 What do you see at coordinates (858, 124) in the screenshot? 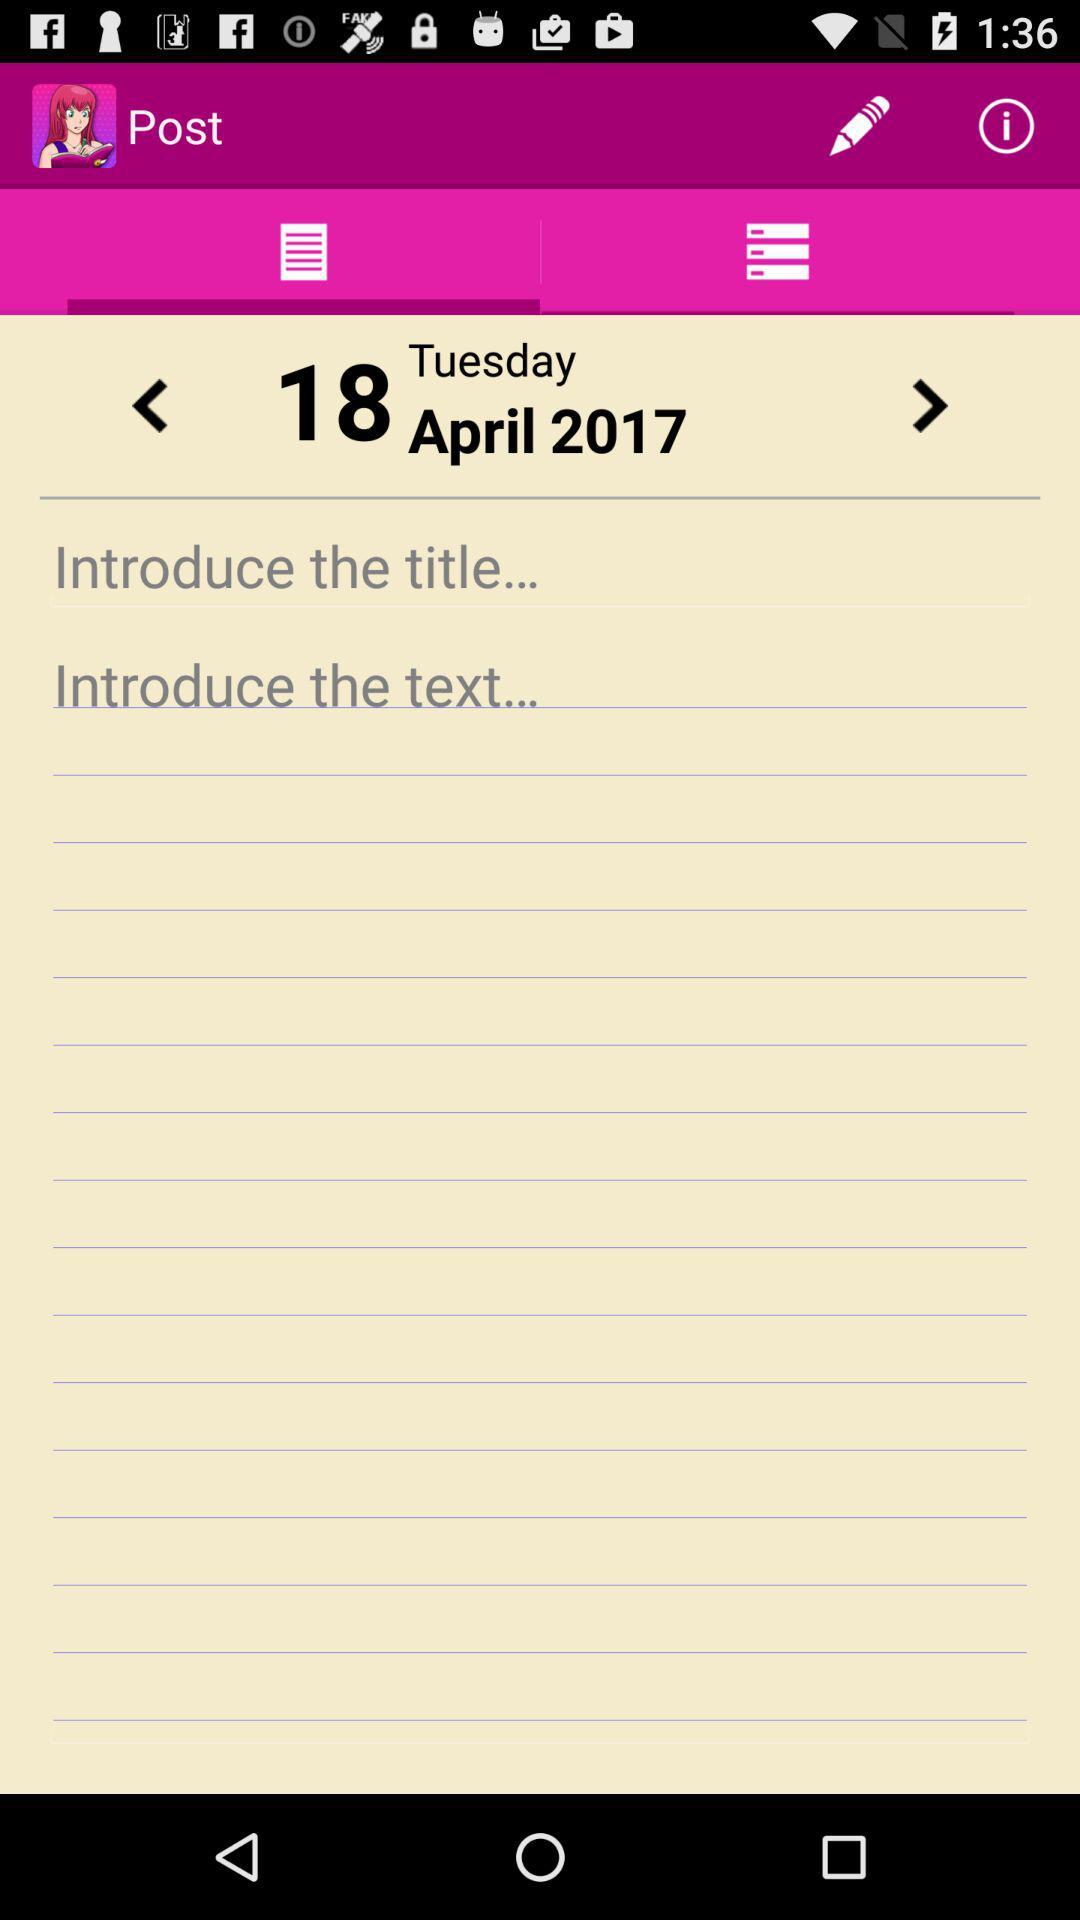
I see `item to the right of post` at bounding box center [858, 124].